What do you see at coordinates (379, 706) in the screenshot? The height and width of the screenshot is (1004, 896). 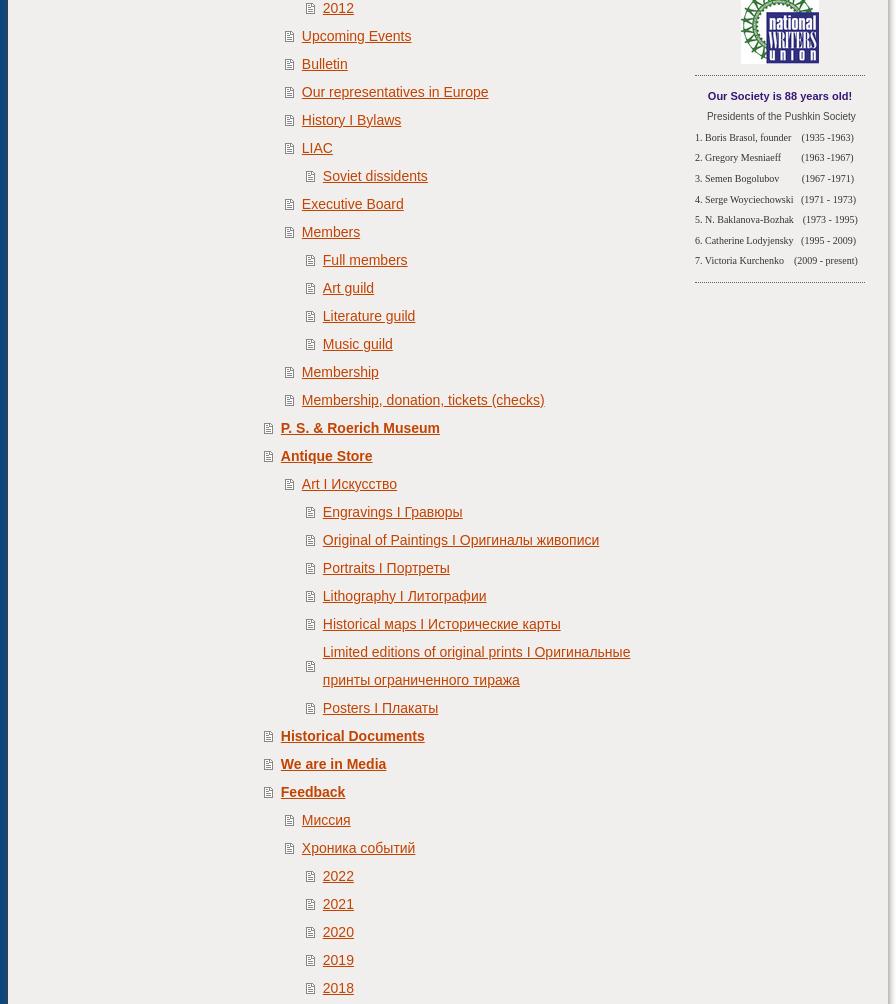 I see `'Posters I Плакаты'` at bounding box center [379, 706].